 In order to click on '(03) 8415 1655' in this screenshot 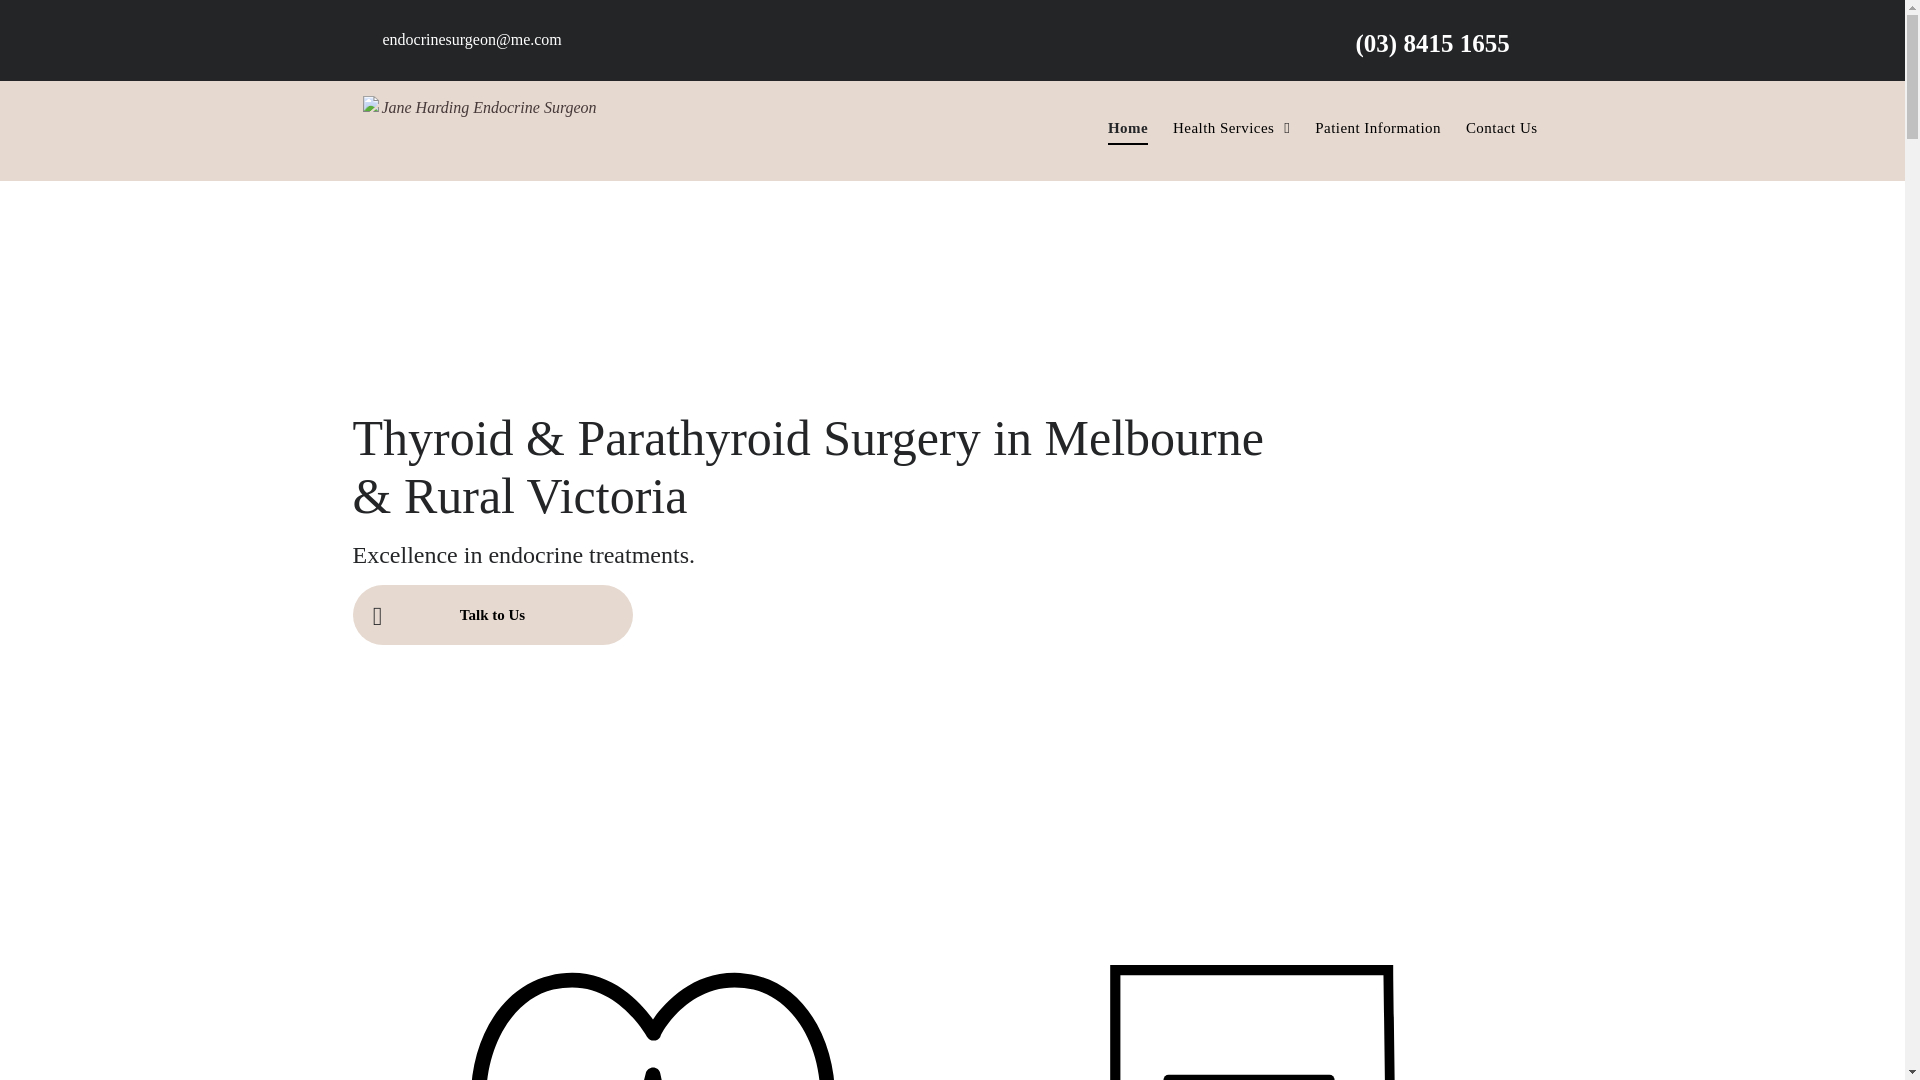, I will do `click(1432, 43)`.